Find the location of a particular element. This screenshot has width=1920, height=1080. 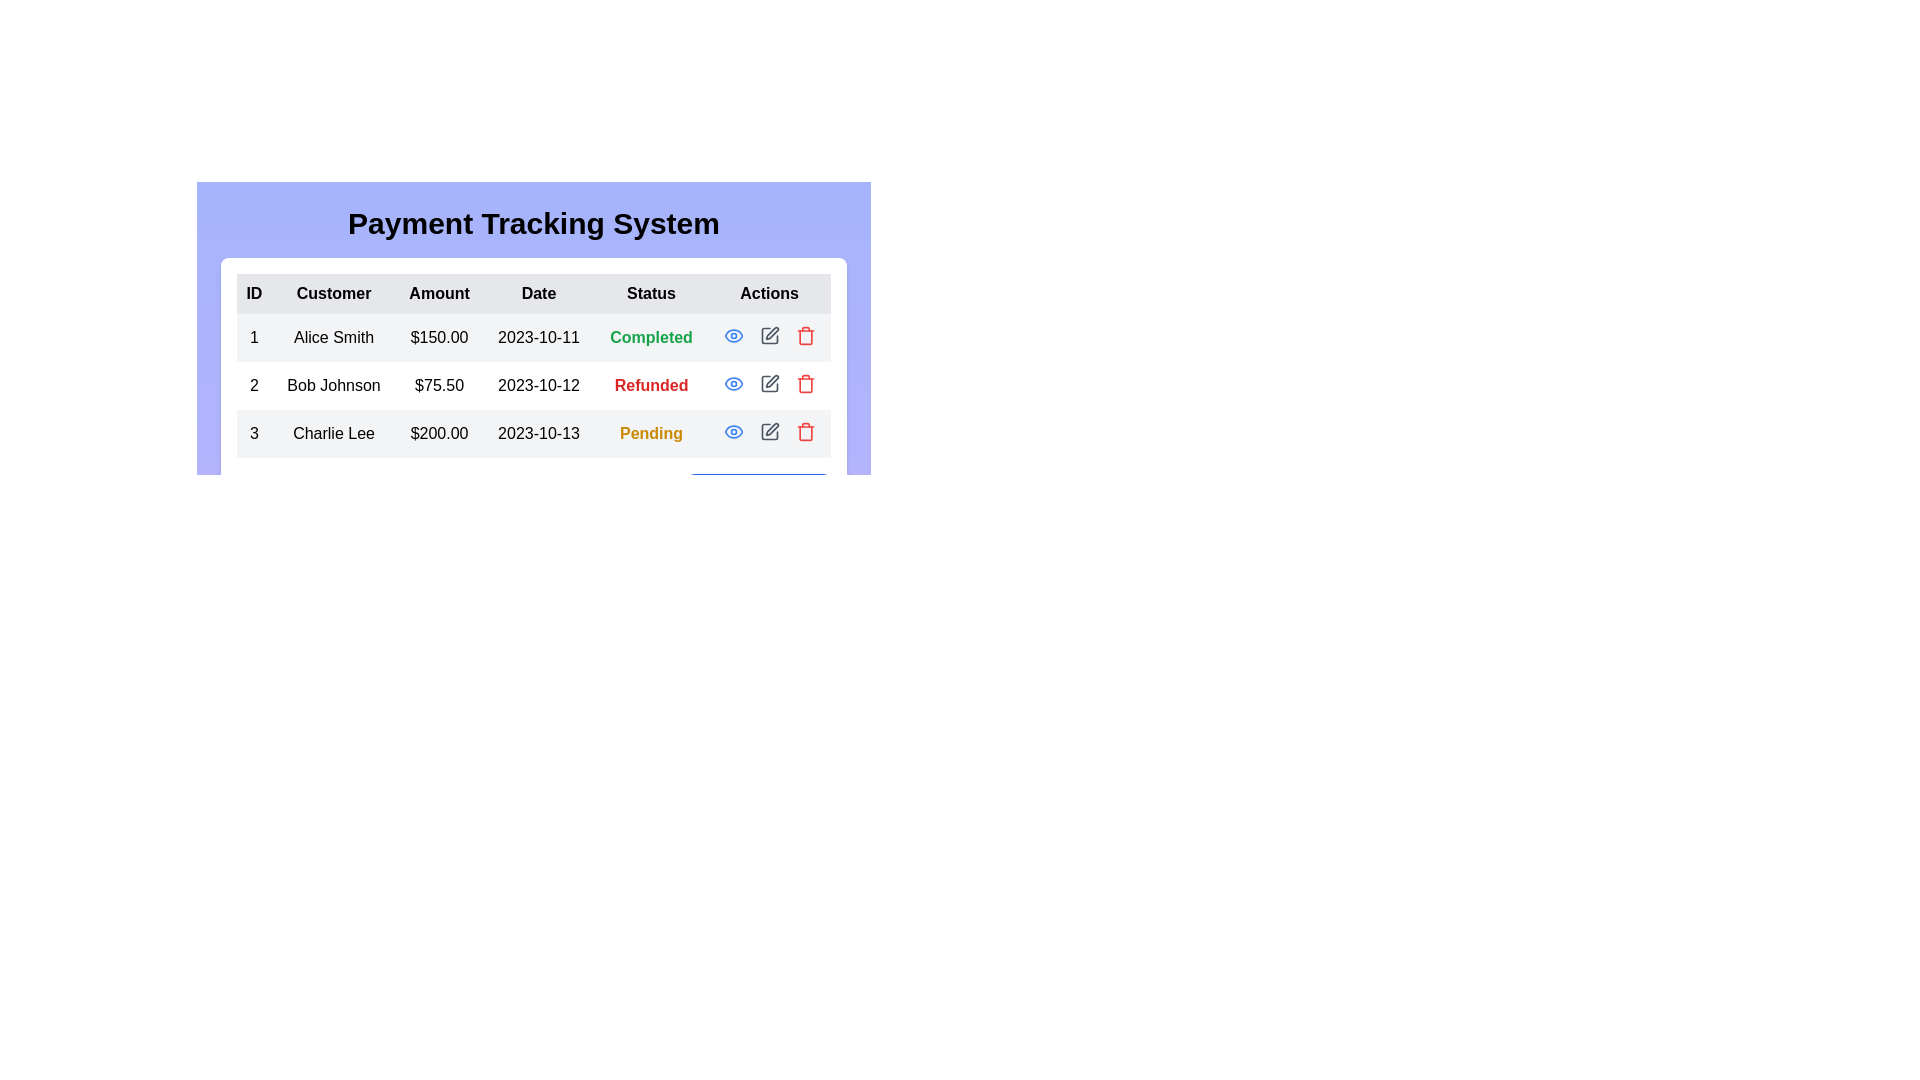

the edit icon in the action icons group for the payment record of 'Alice Smith' is located at coordinates (768, 334).